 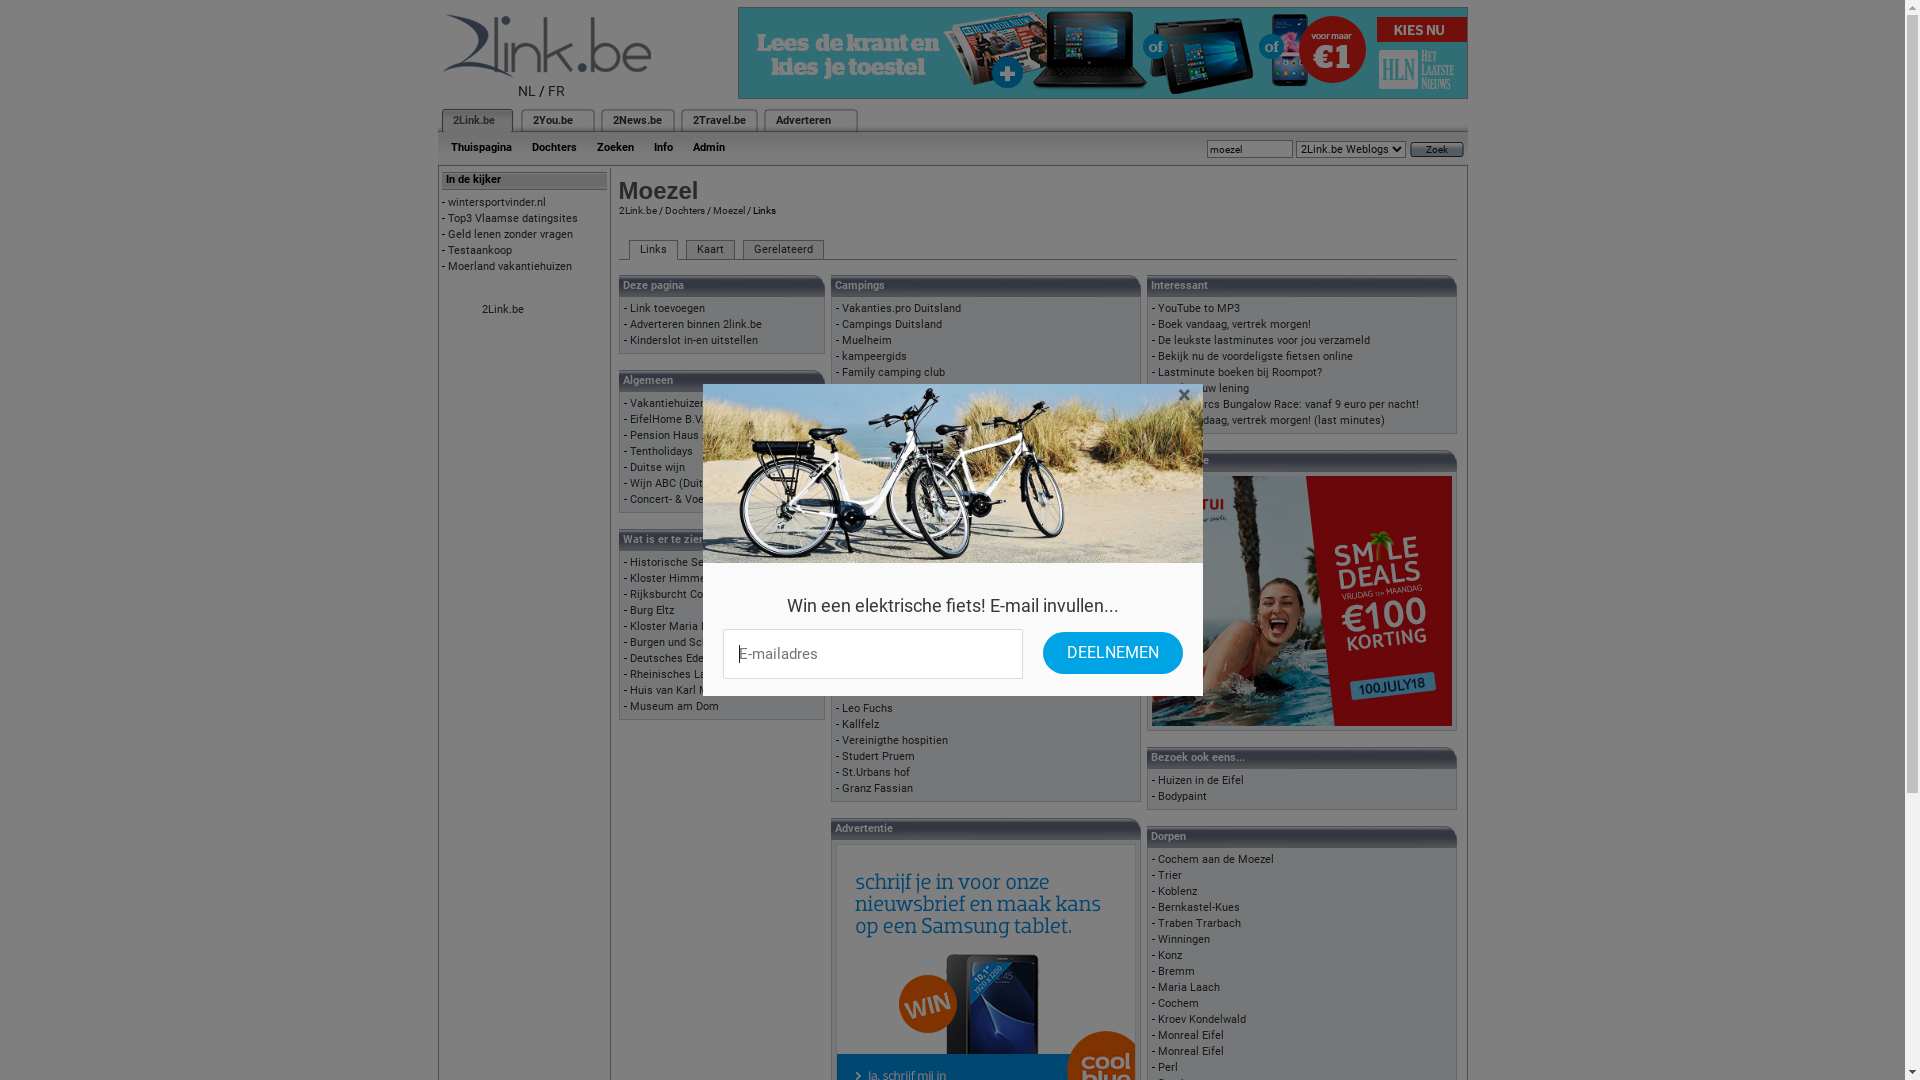 What do you see at coordinates (1214, 858) in the screenshot?
I see `'Cochem aan de Moezel'` at bounding box center [1214, 858].